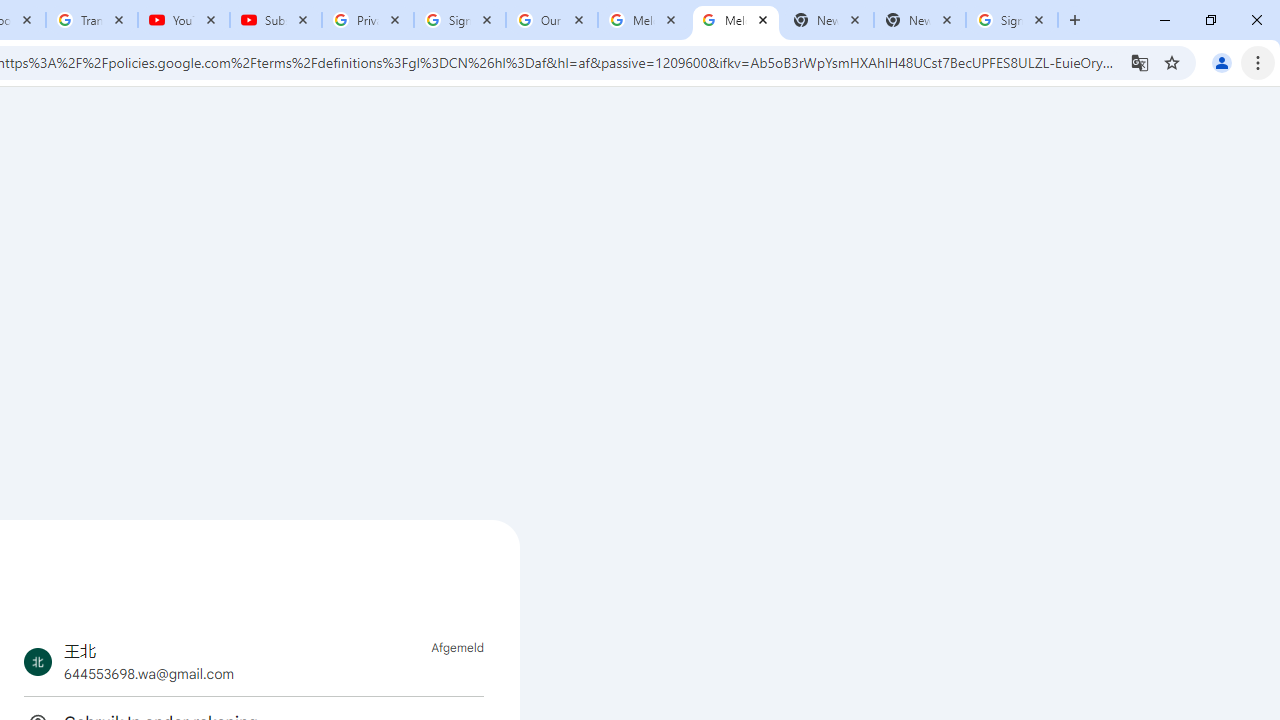 This screenshot has height=720, width=1280. Describe the element at coordinates (1139, 61) in the screenshot. I see `'Translate this page'` at that location.